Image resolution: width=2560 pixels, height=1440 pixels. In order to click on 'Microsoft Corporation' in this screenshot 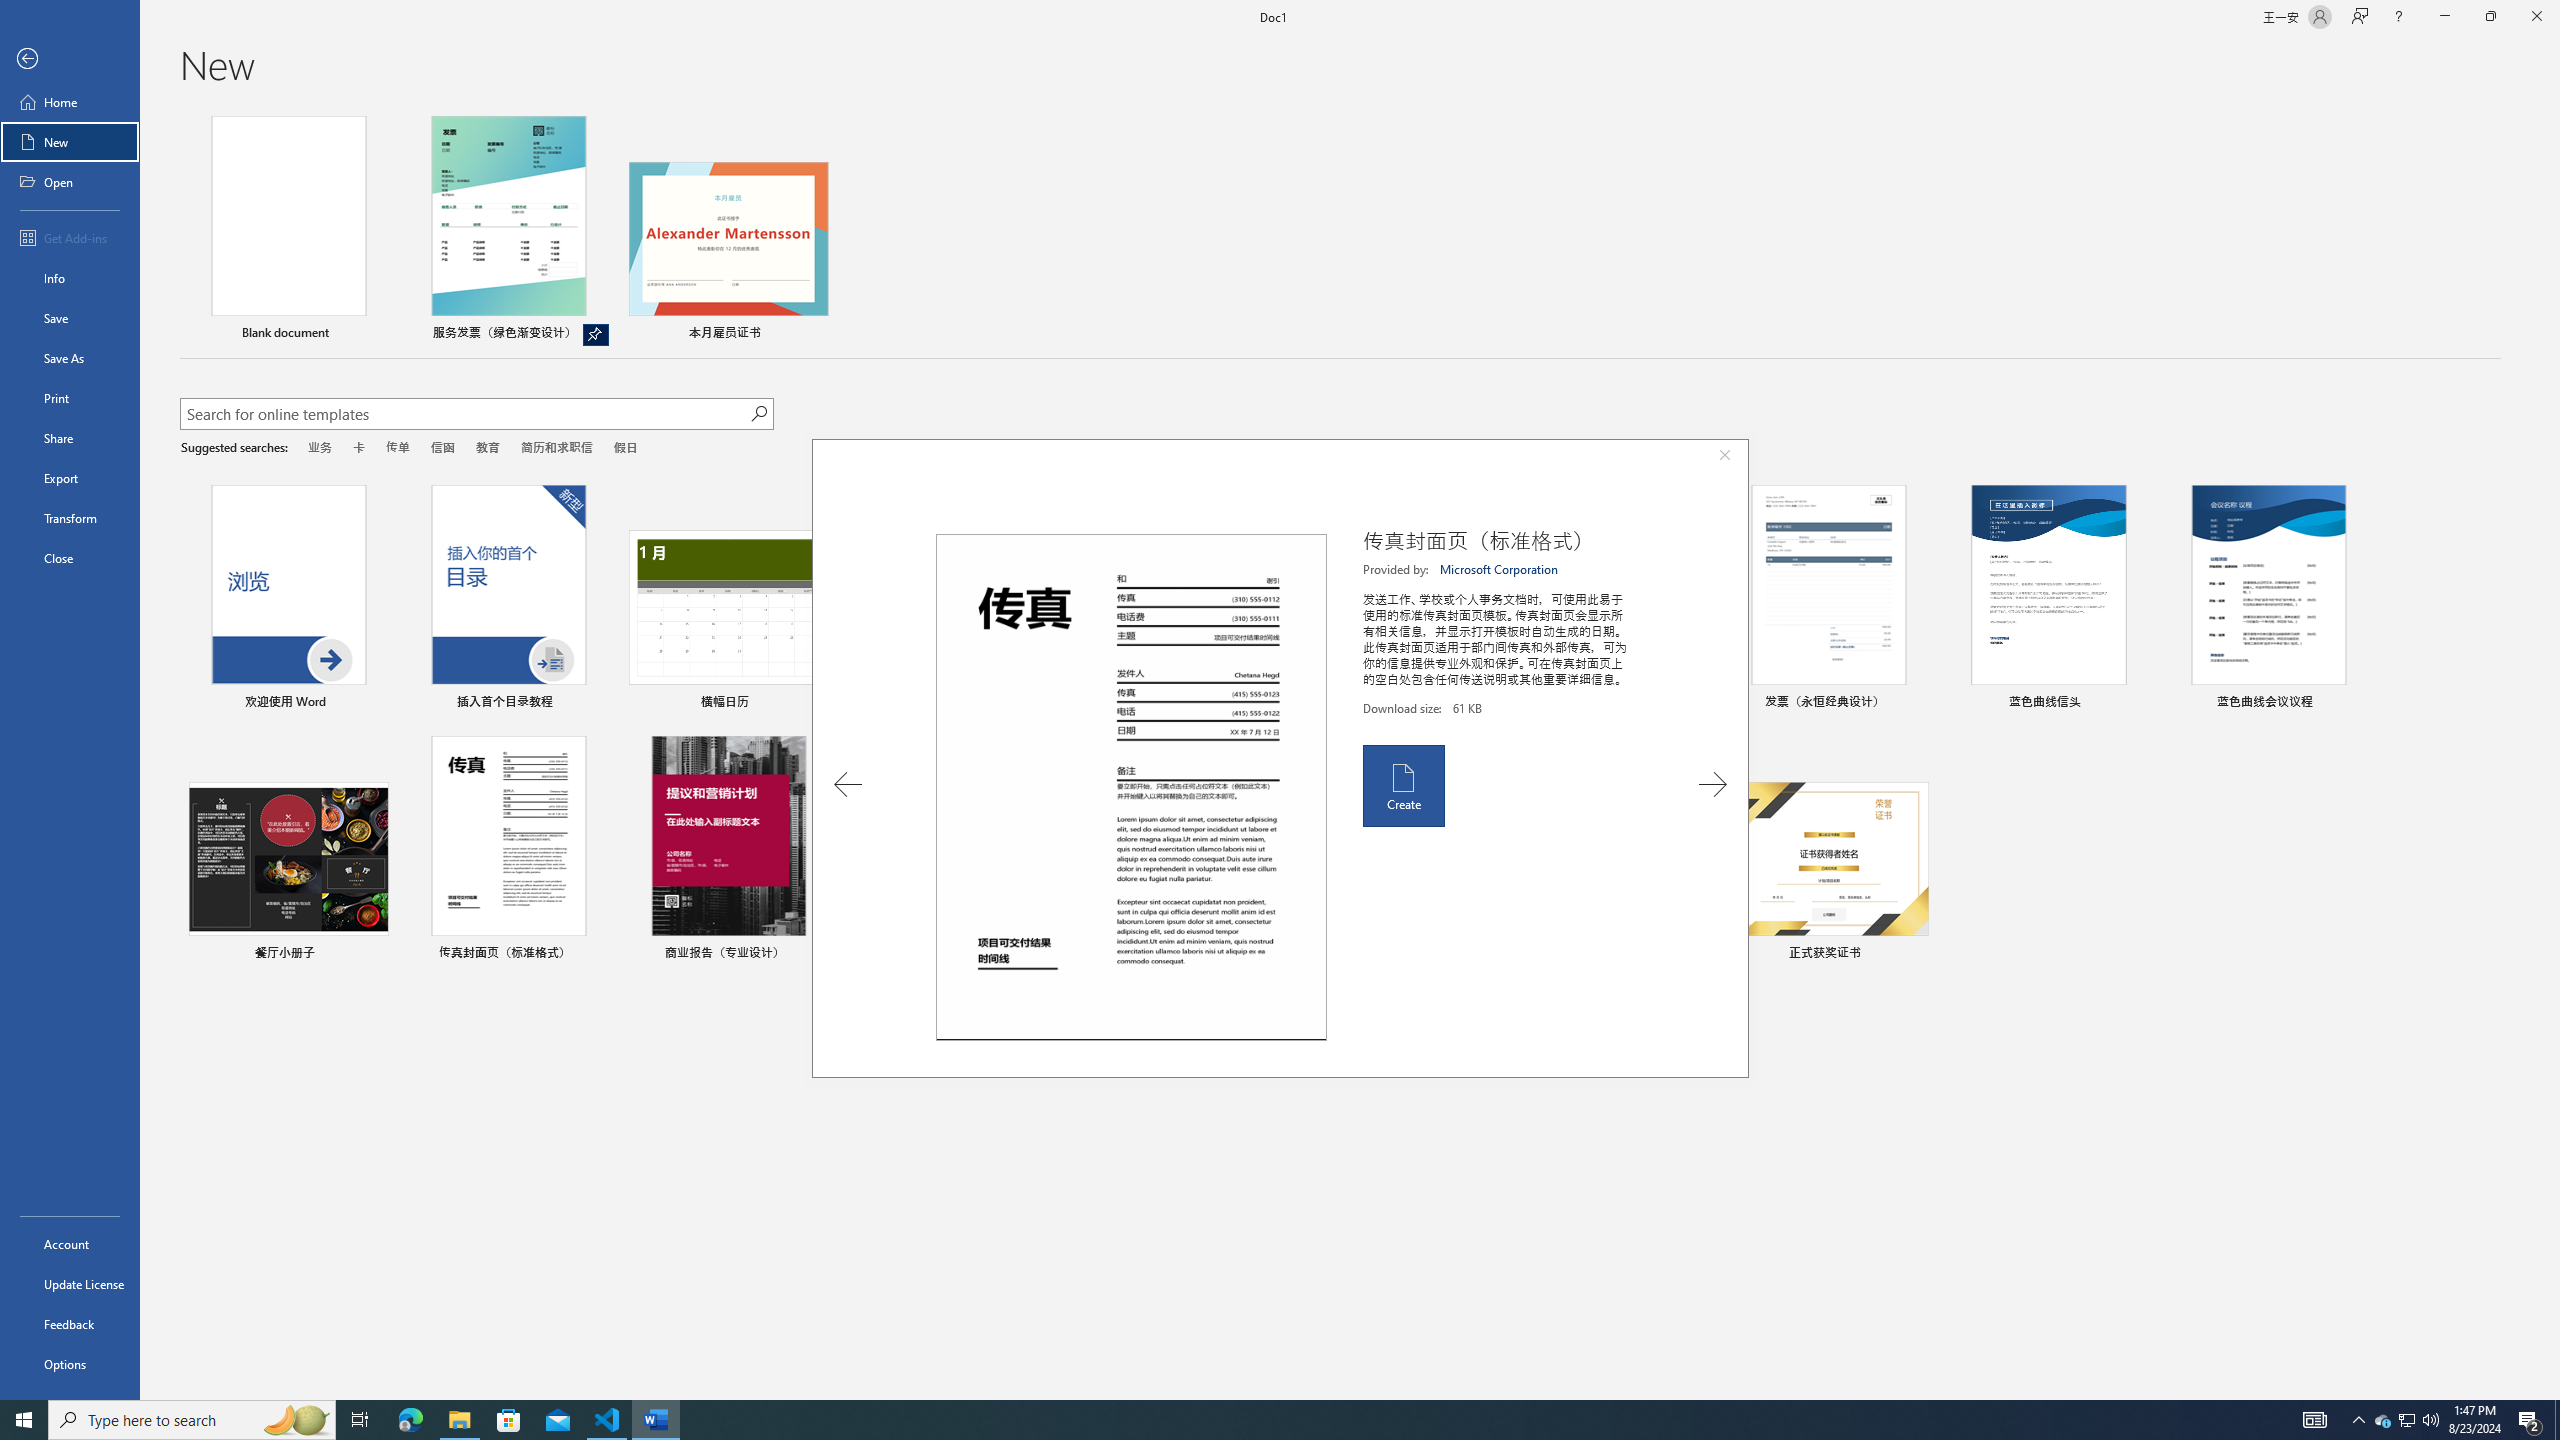, I will do `click(1500, 568)`.